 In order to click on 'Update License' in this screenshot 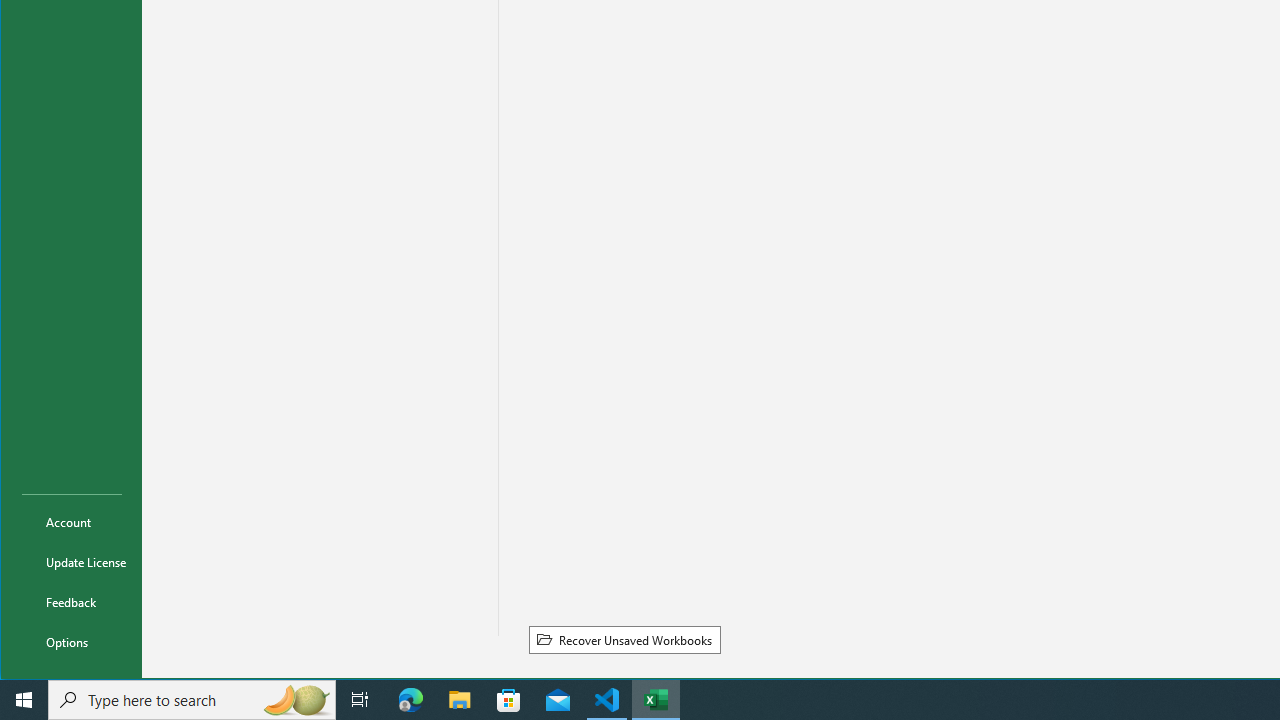, I will do `click(72, 561)`.